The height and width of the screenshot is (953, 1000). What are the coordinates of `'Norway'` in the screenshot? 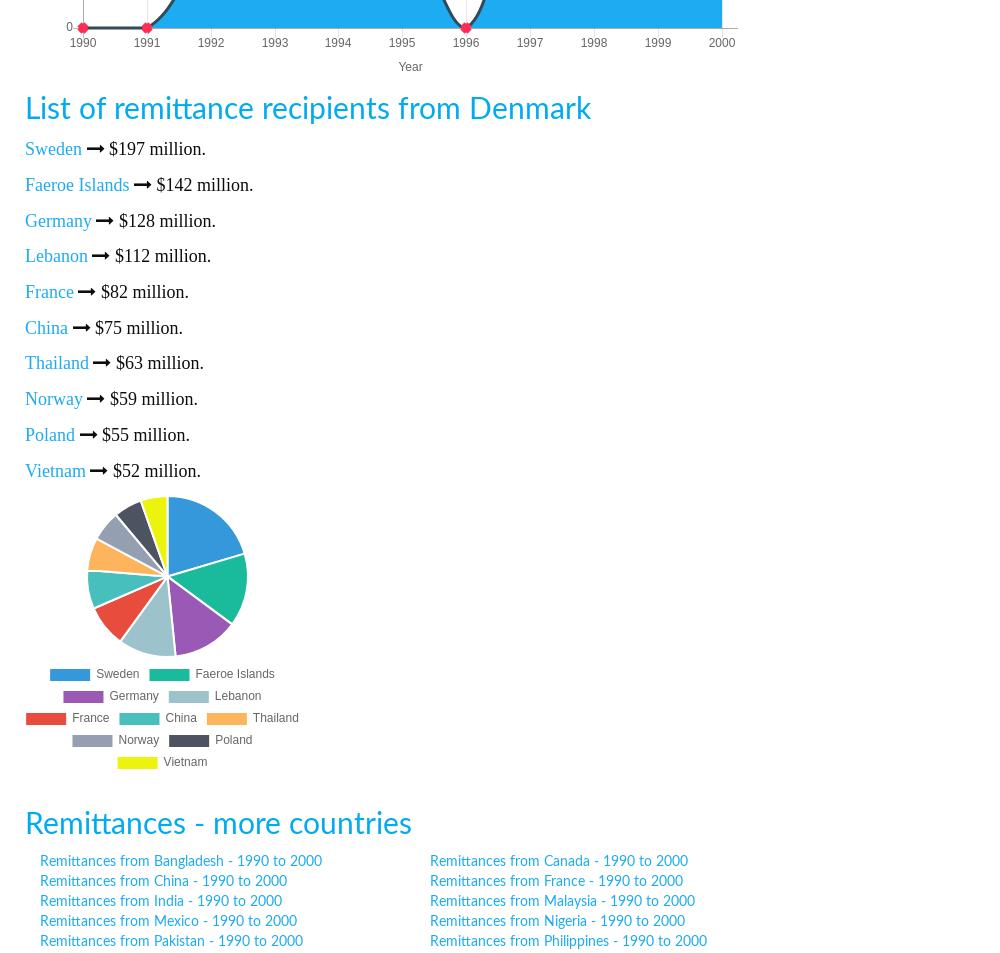 It's located at (53, 398).